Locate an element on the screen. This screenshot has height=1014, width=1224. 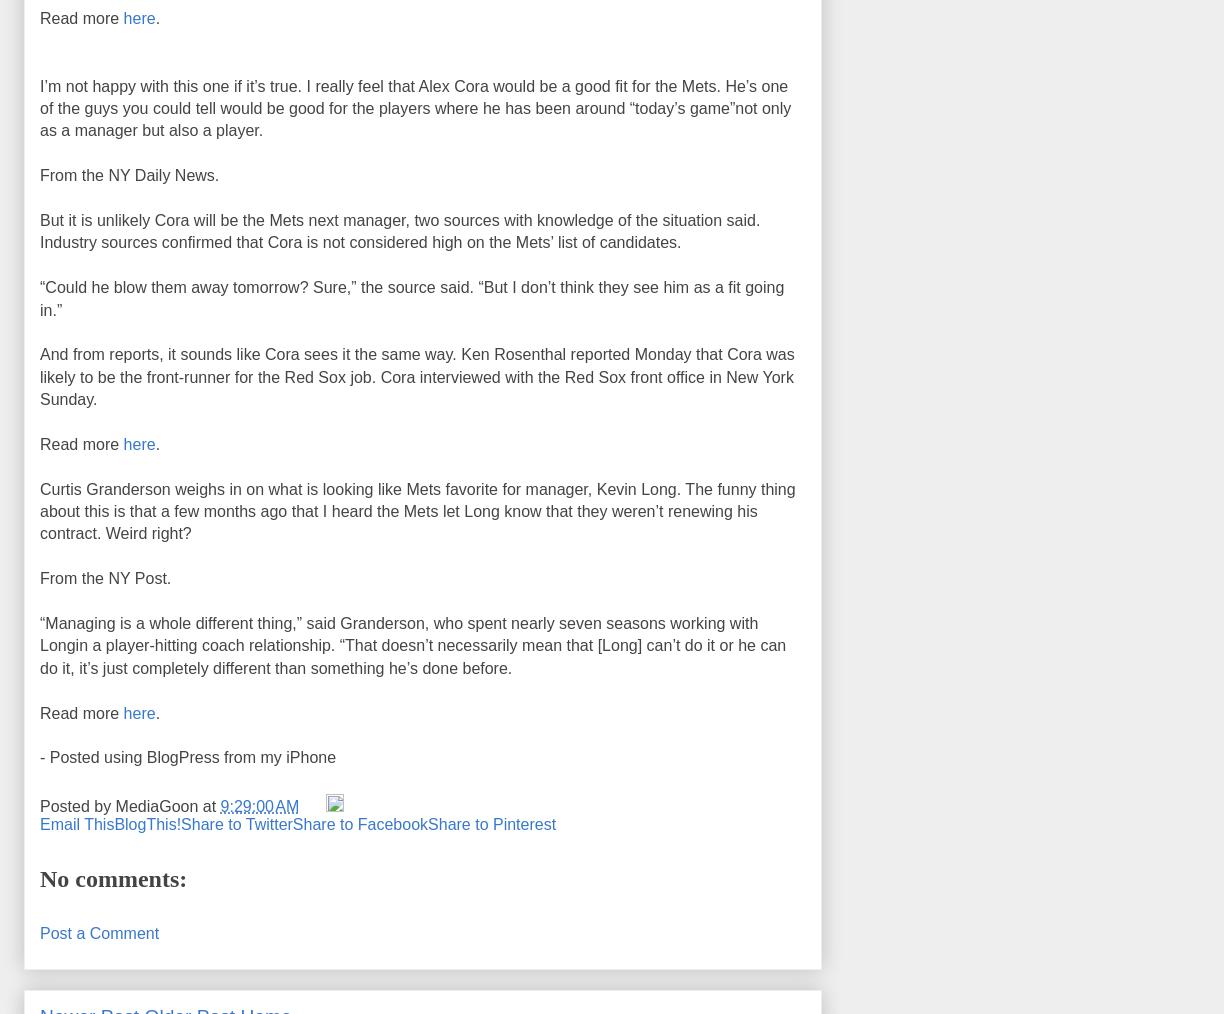
'No comments:' is located at coordinates (112, 877).